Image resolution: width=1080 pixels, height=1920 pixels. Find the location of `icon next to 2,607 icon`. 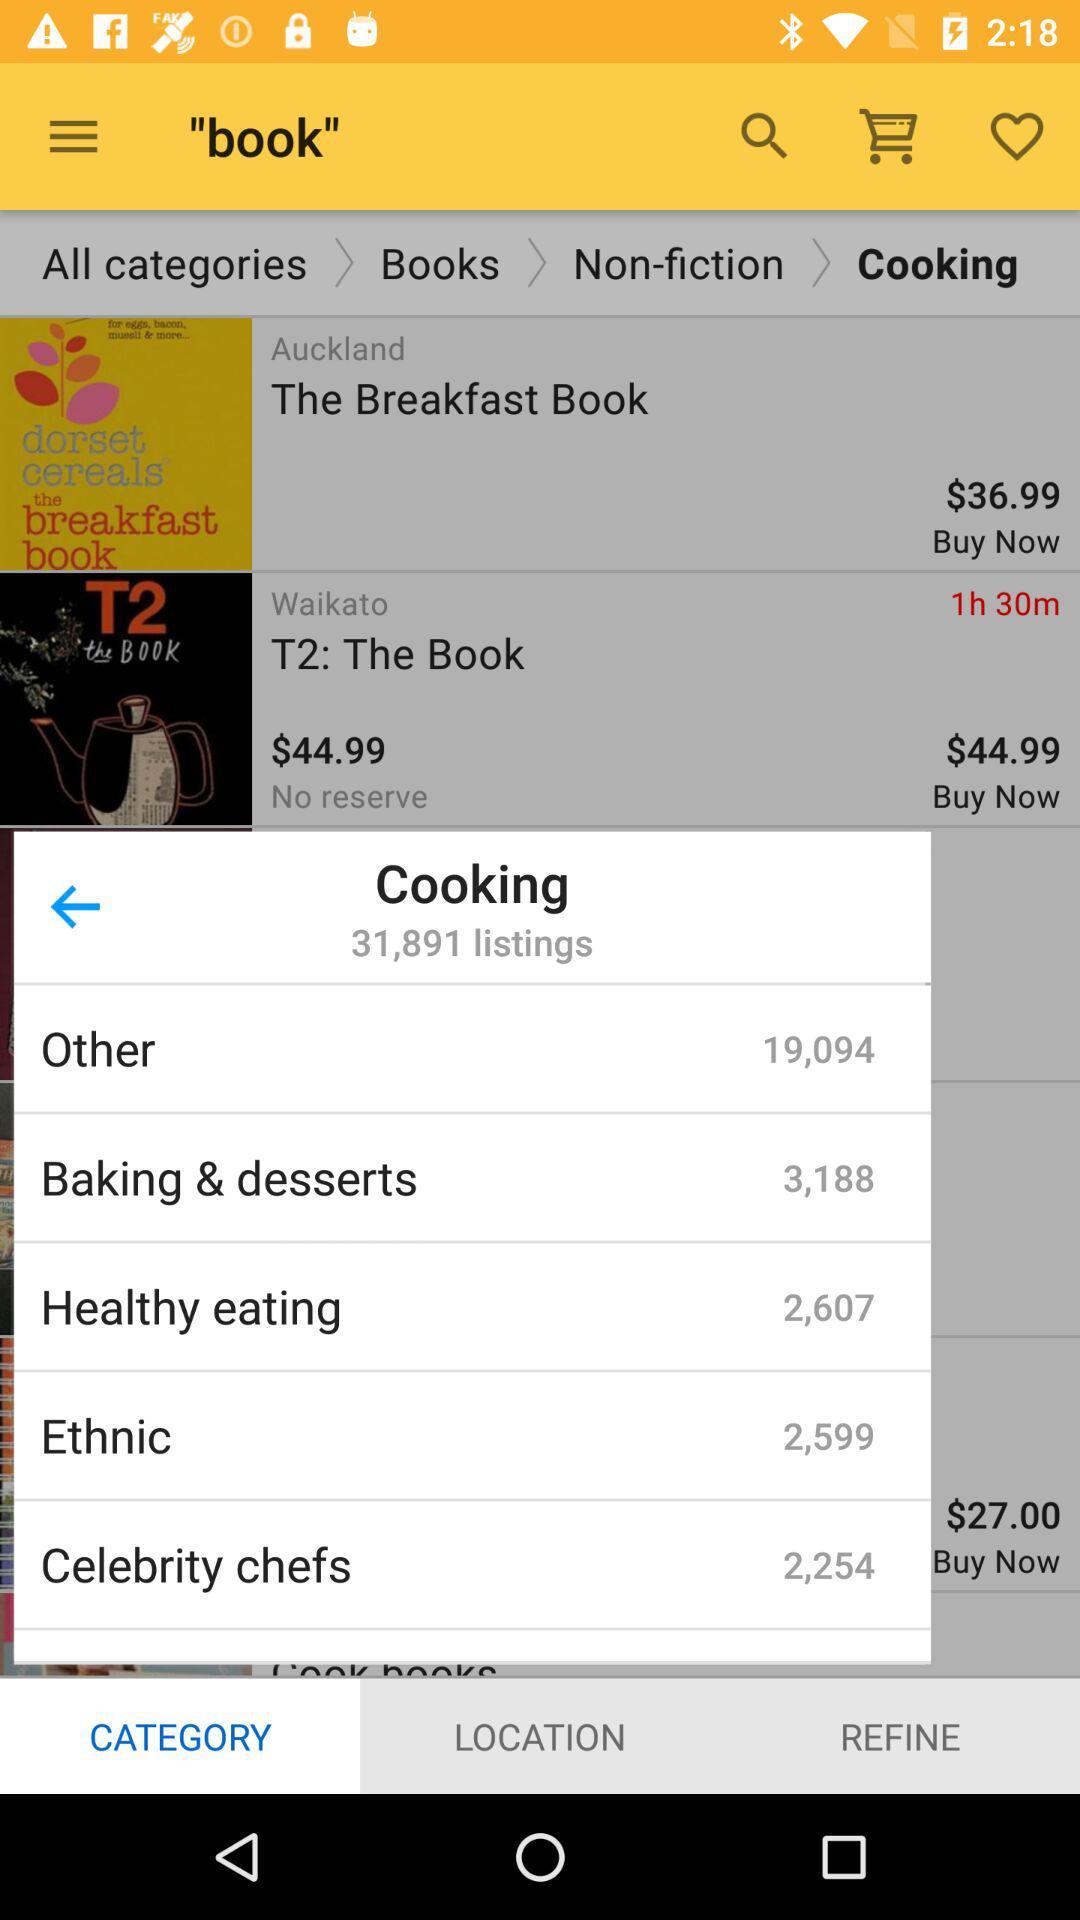

icon next to 2,607 icon is located at coordinates (410, 1306).